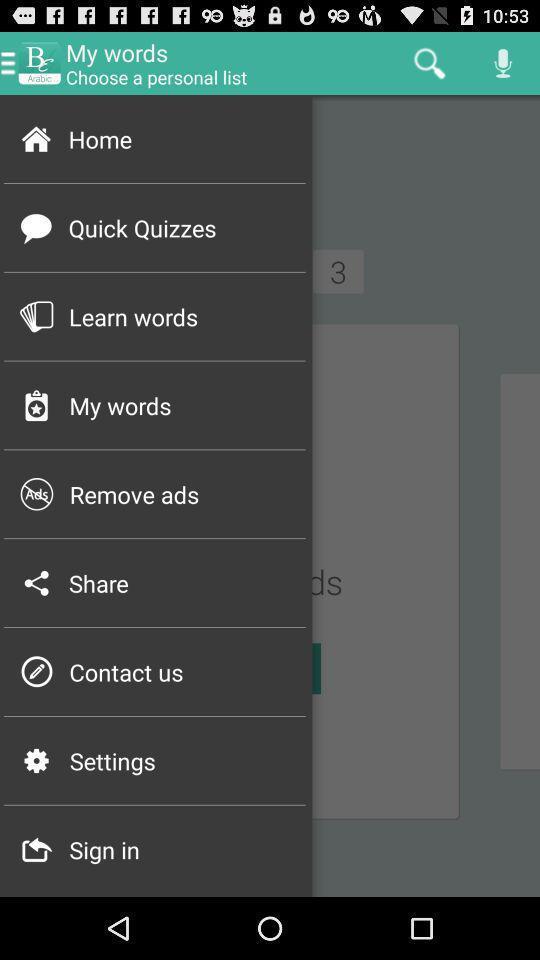 This screenshot has width=540, height=960. What do you see at coordinates (337, 270) in the screenshot?
I see `the number 3` at bounding box center [337, 270].